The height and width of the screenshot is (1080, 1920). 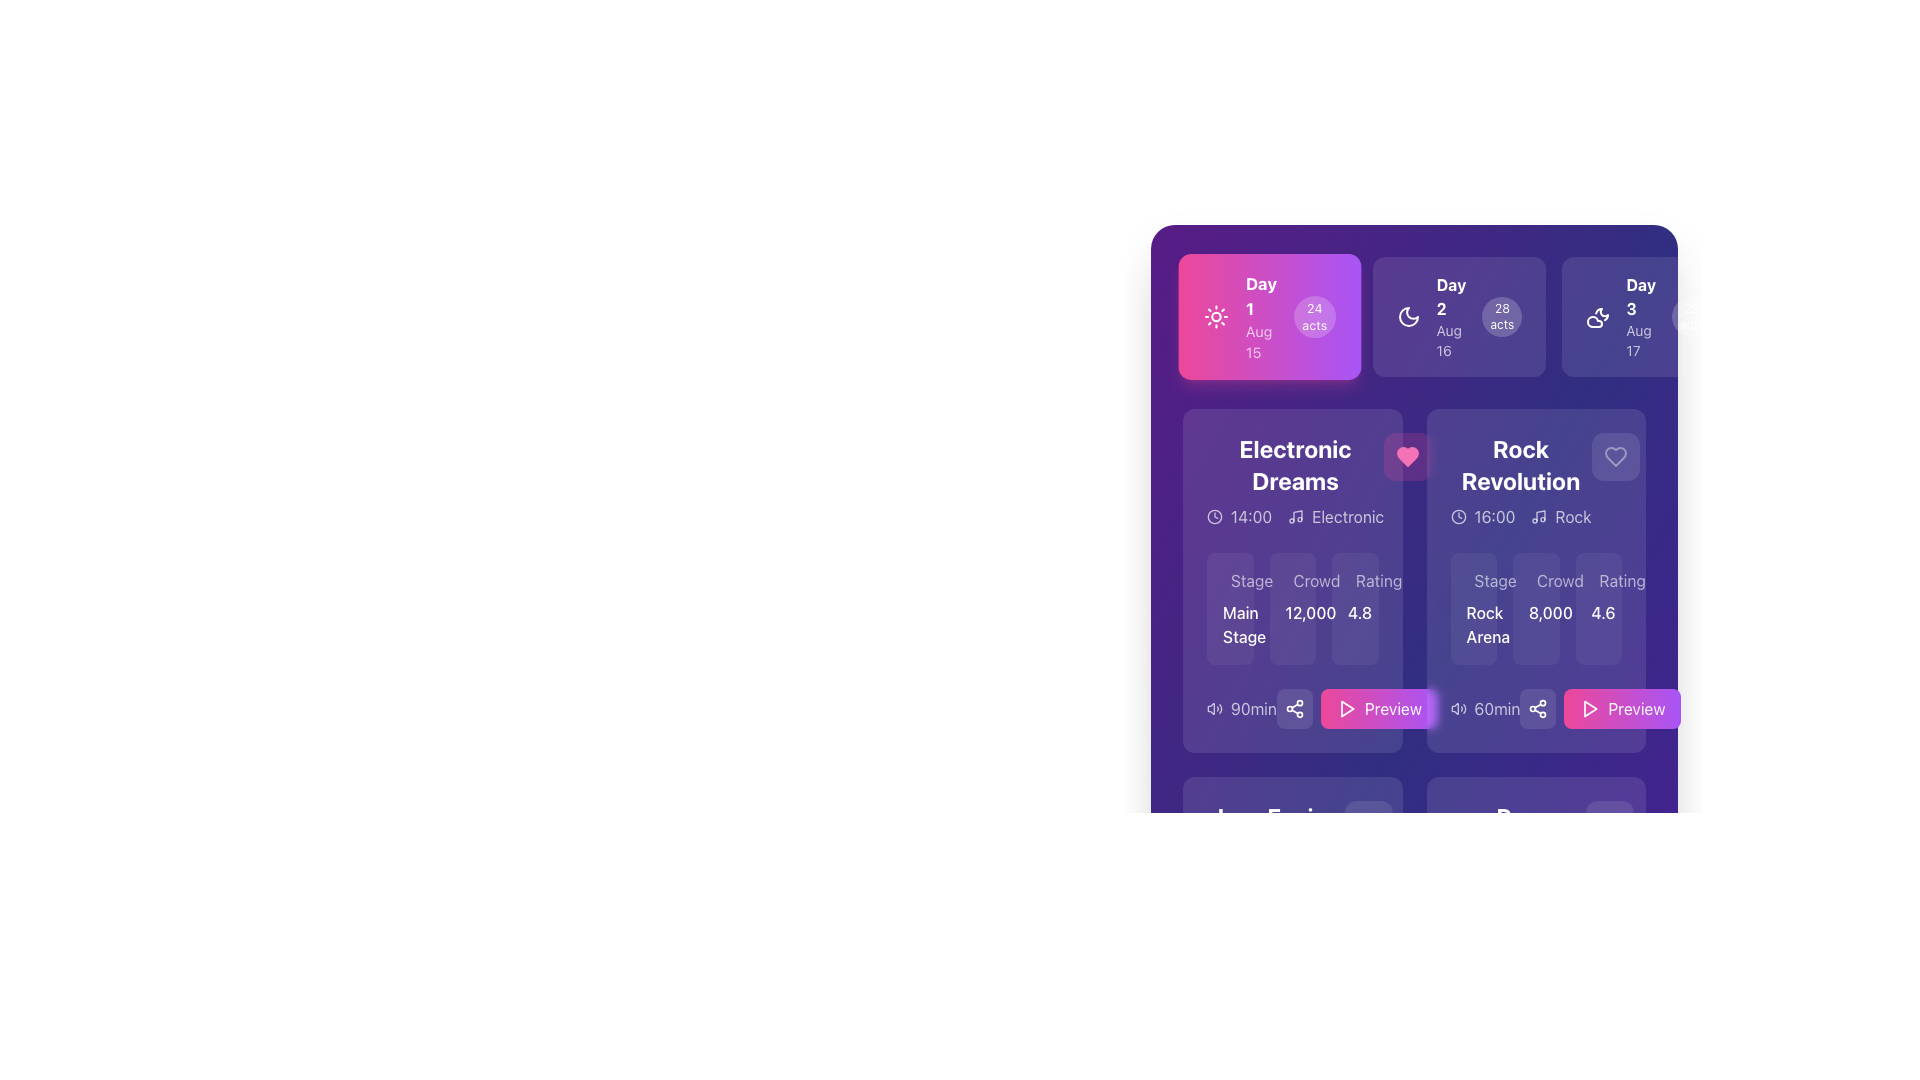 What do you see at coordinates (1451, 315) in the screenshot?
I see `the date descriptor element that represents 'Day 2' and 'Aug 16' located in the center card of the multi-card layout` at bounding box center [1451, 315].